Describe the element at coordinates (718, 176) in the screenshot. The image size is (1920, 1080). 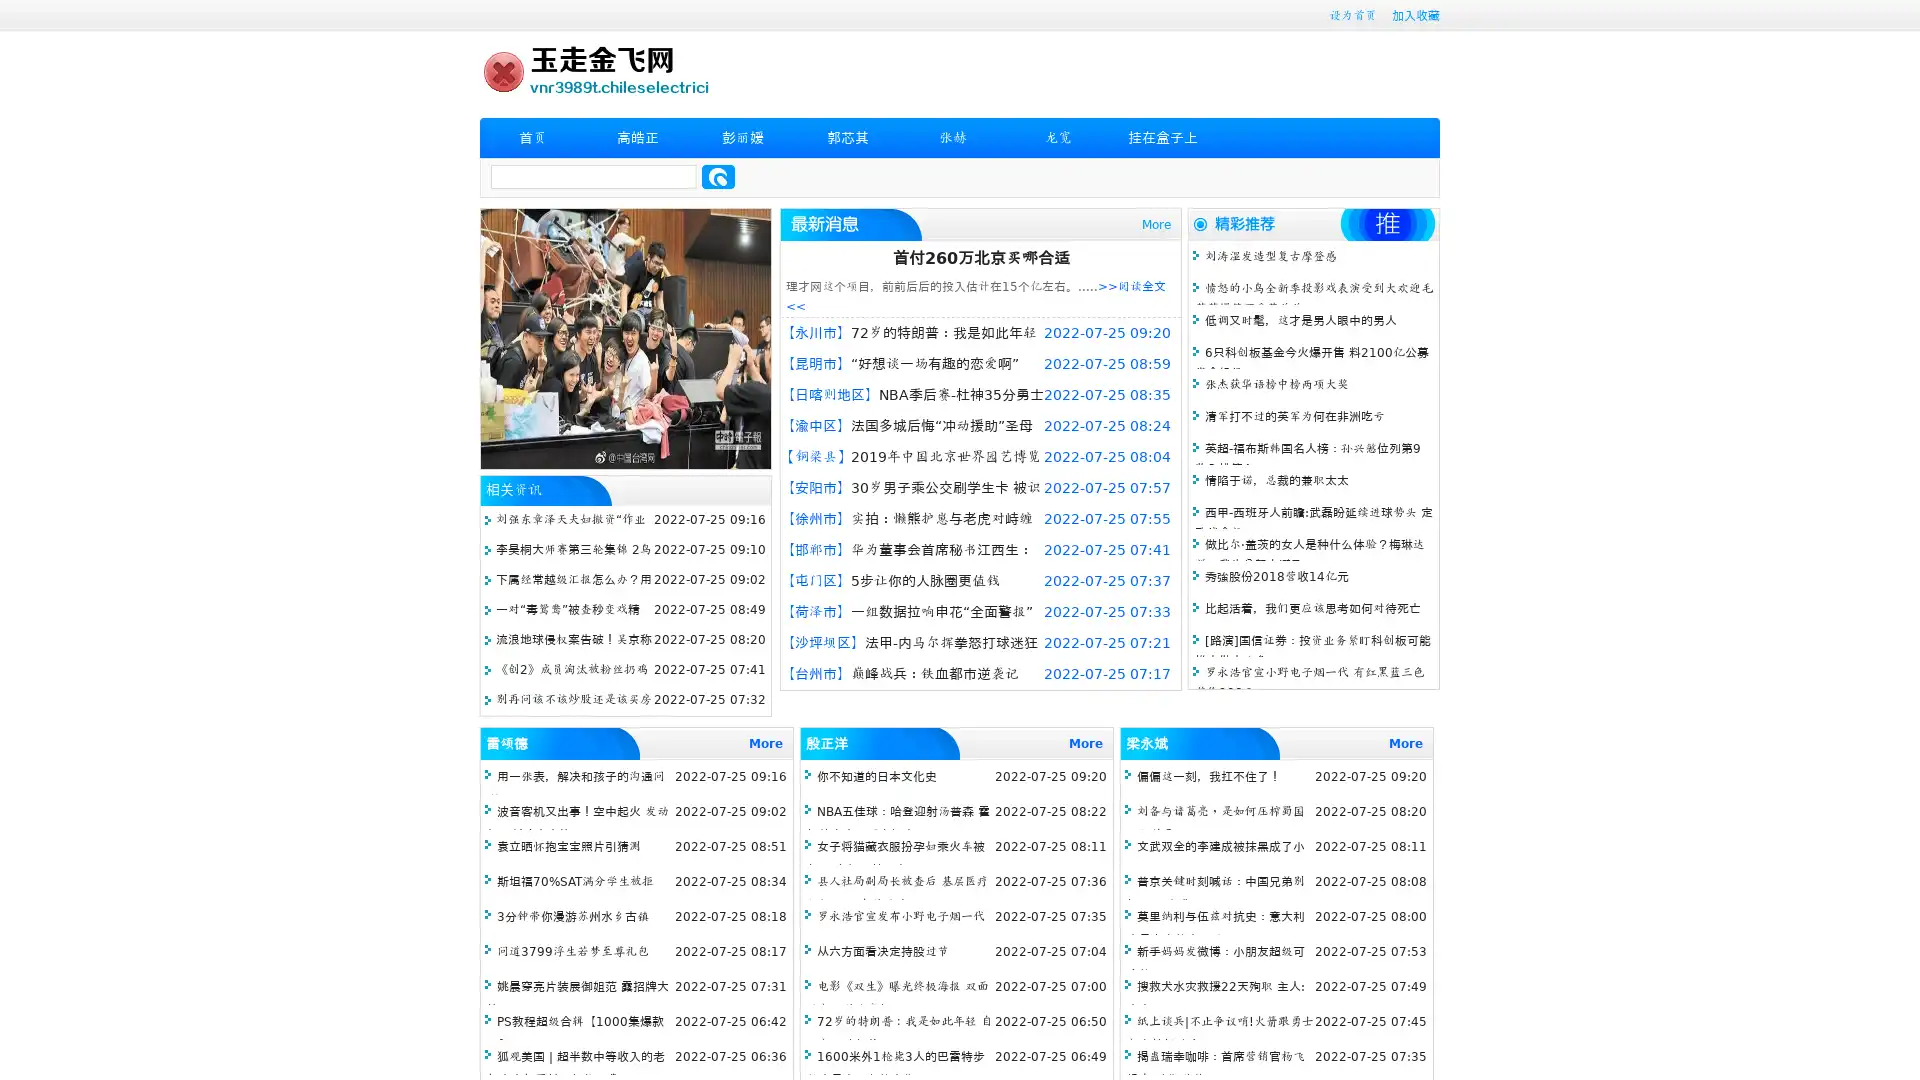
I see `Search` at that location.